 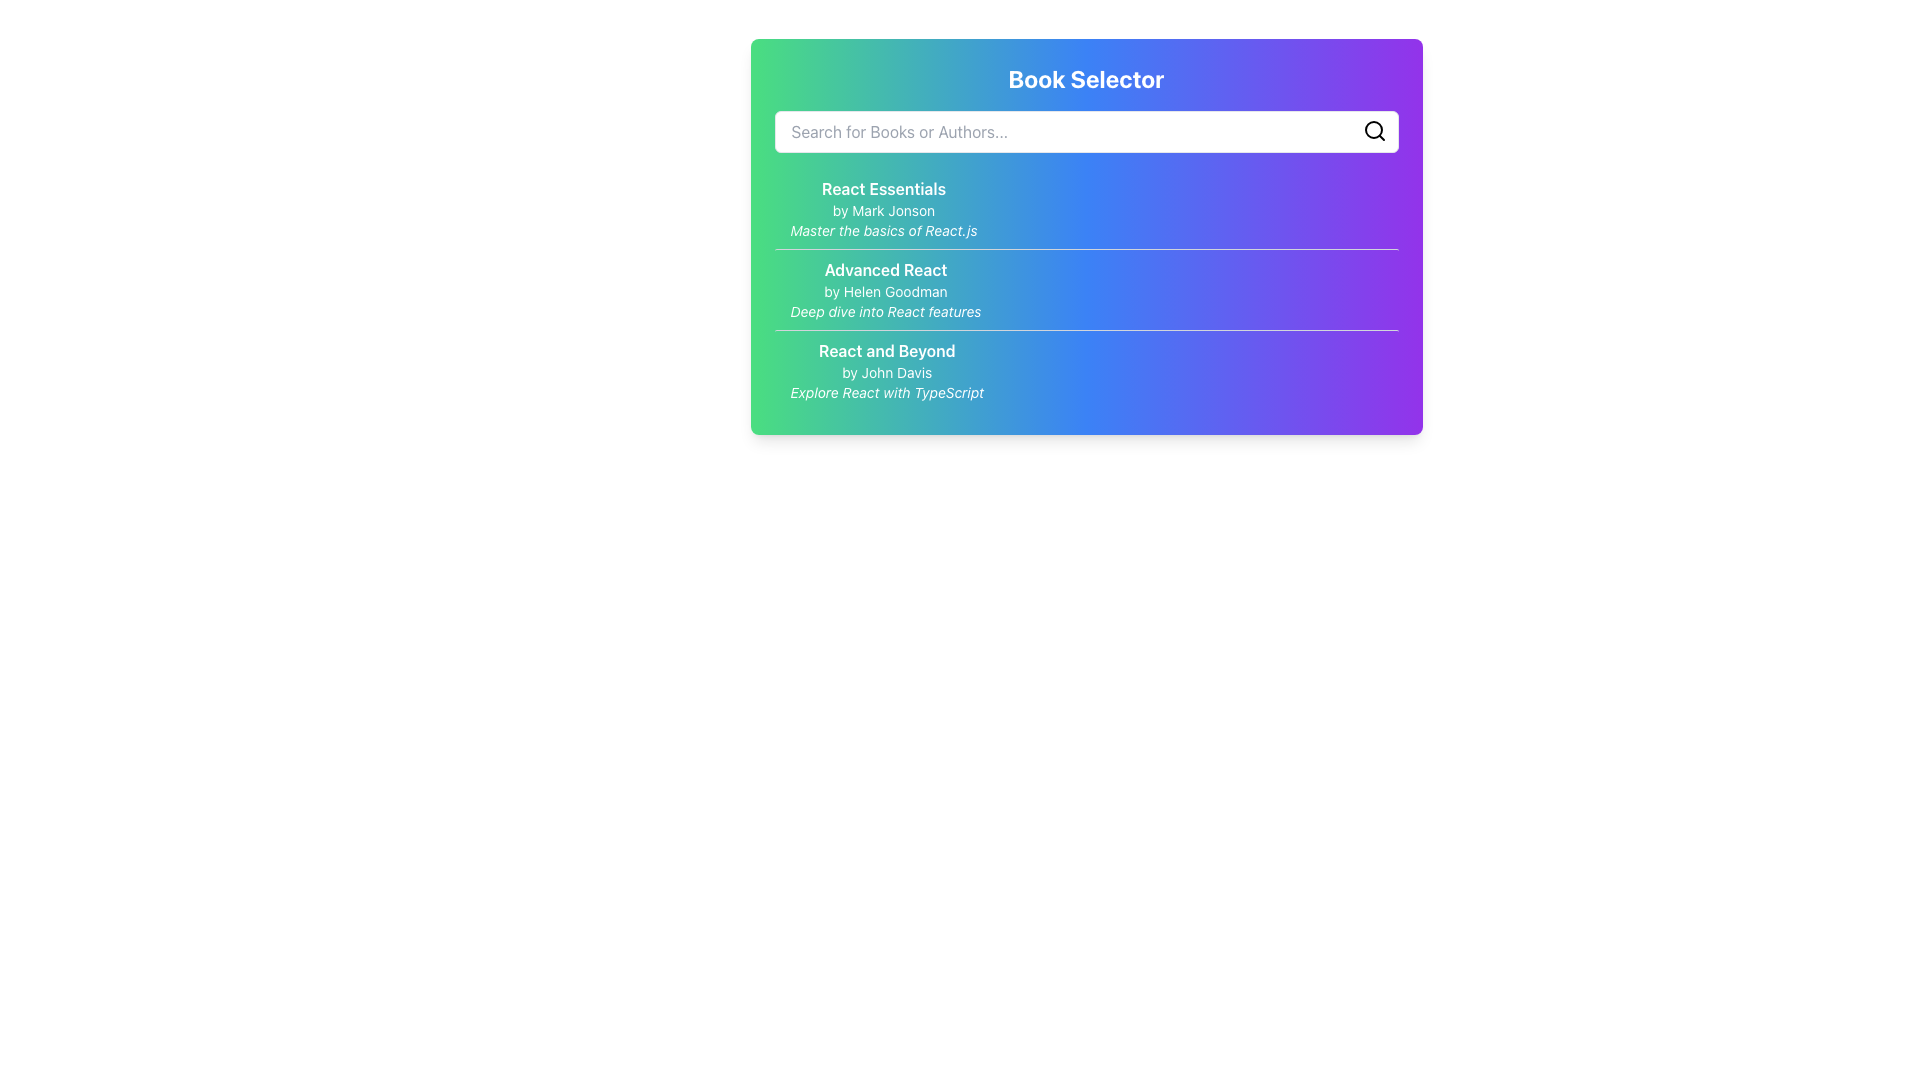 What do you see at coordinates (882, 208) in the screenshot?
I see `on the first list item in the book selector, which features the title 'React Essentials' in bold and larger text` at bounding box center [882, 208].